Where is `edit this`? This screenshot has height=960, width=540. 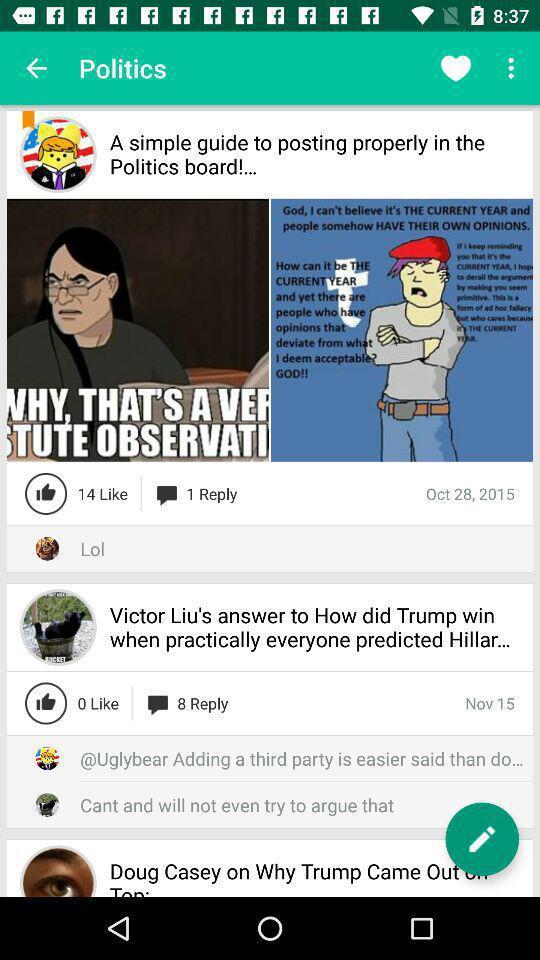 edit this is located at coordinates (481, 839).